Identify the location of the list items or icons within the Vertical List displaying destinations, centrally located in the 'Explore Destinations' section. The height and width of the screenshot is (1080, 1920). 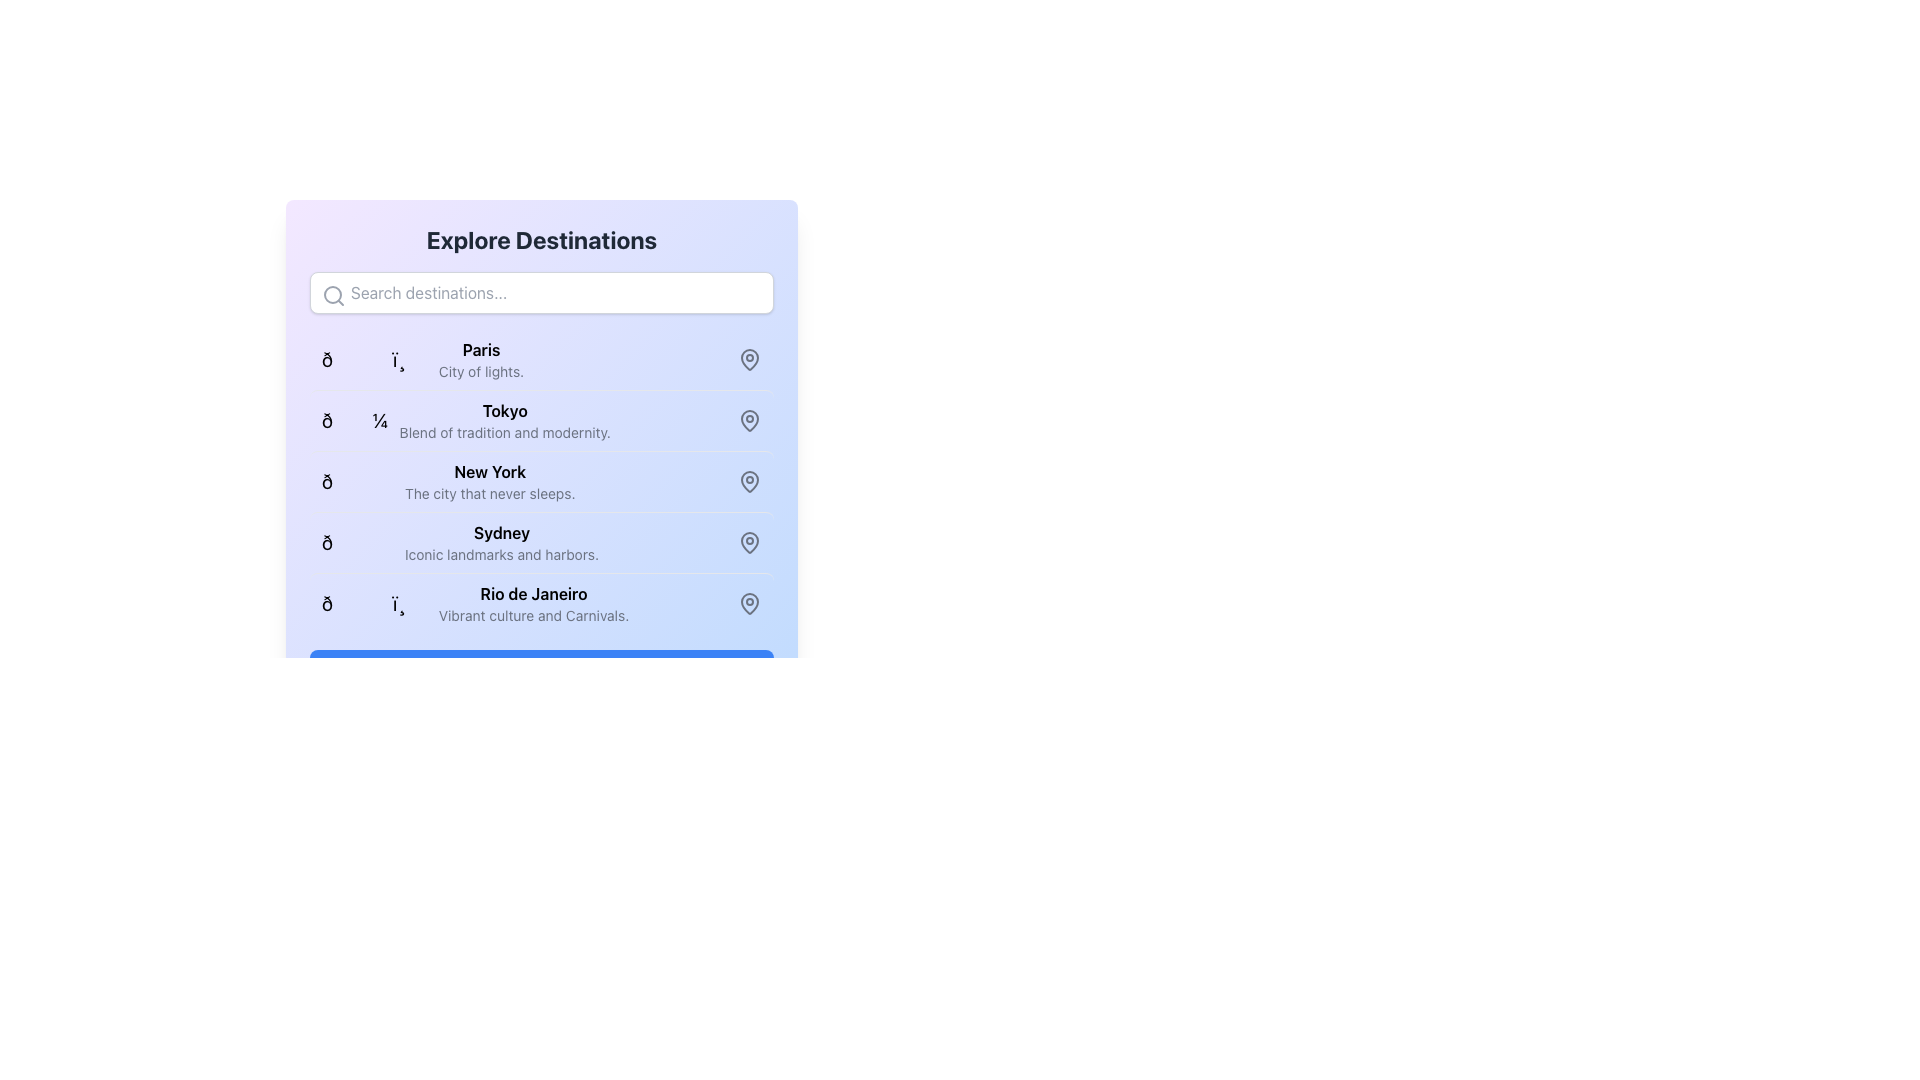
(542, 482).